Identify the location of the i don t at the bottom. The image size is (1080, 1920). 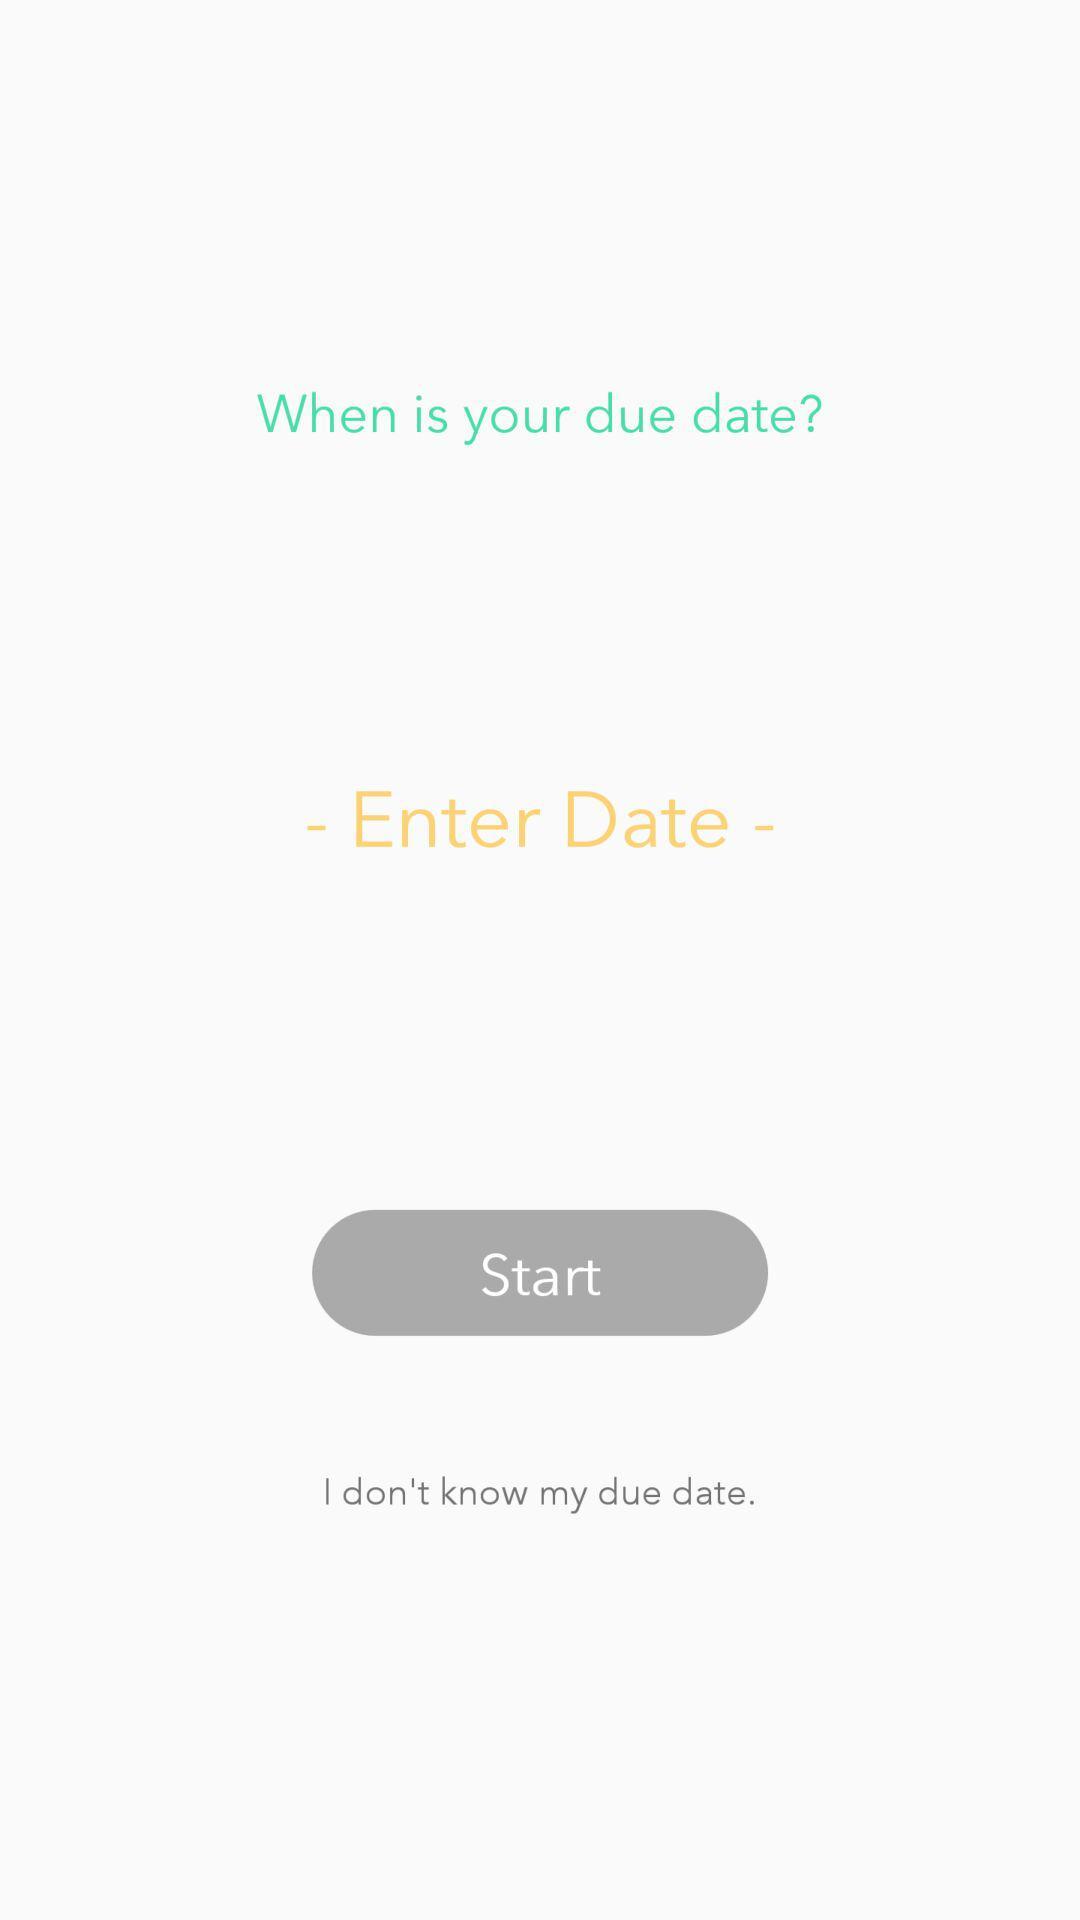
(538, 1490).